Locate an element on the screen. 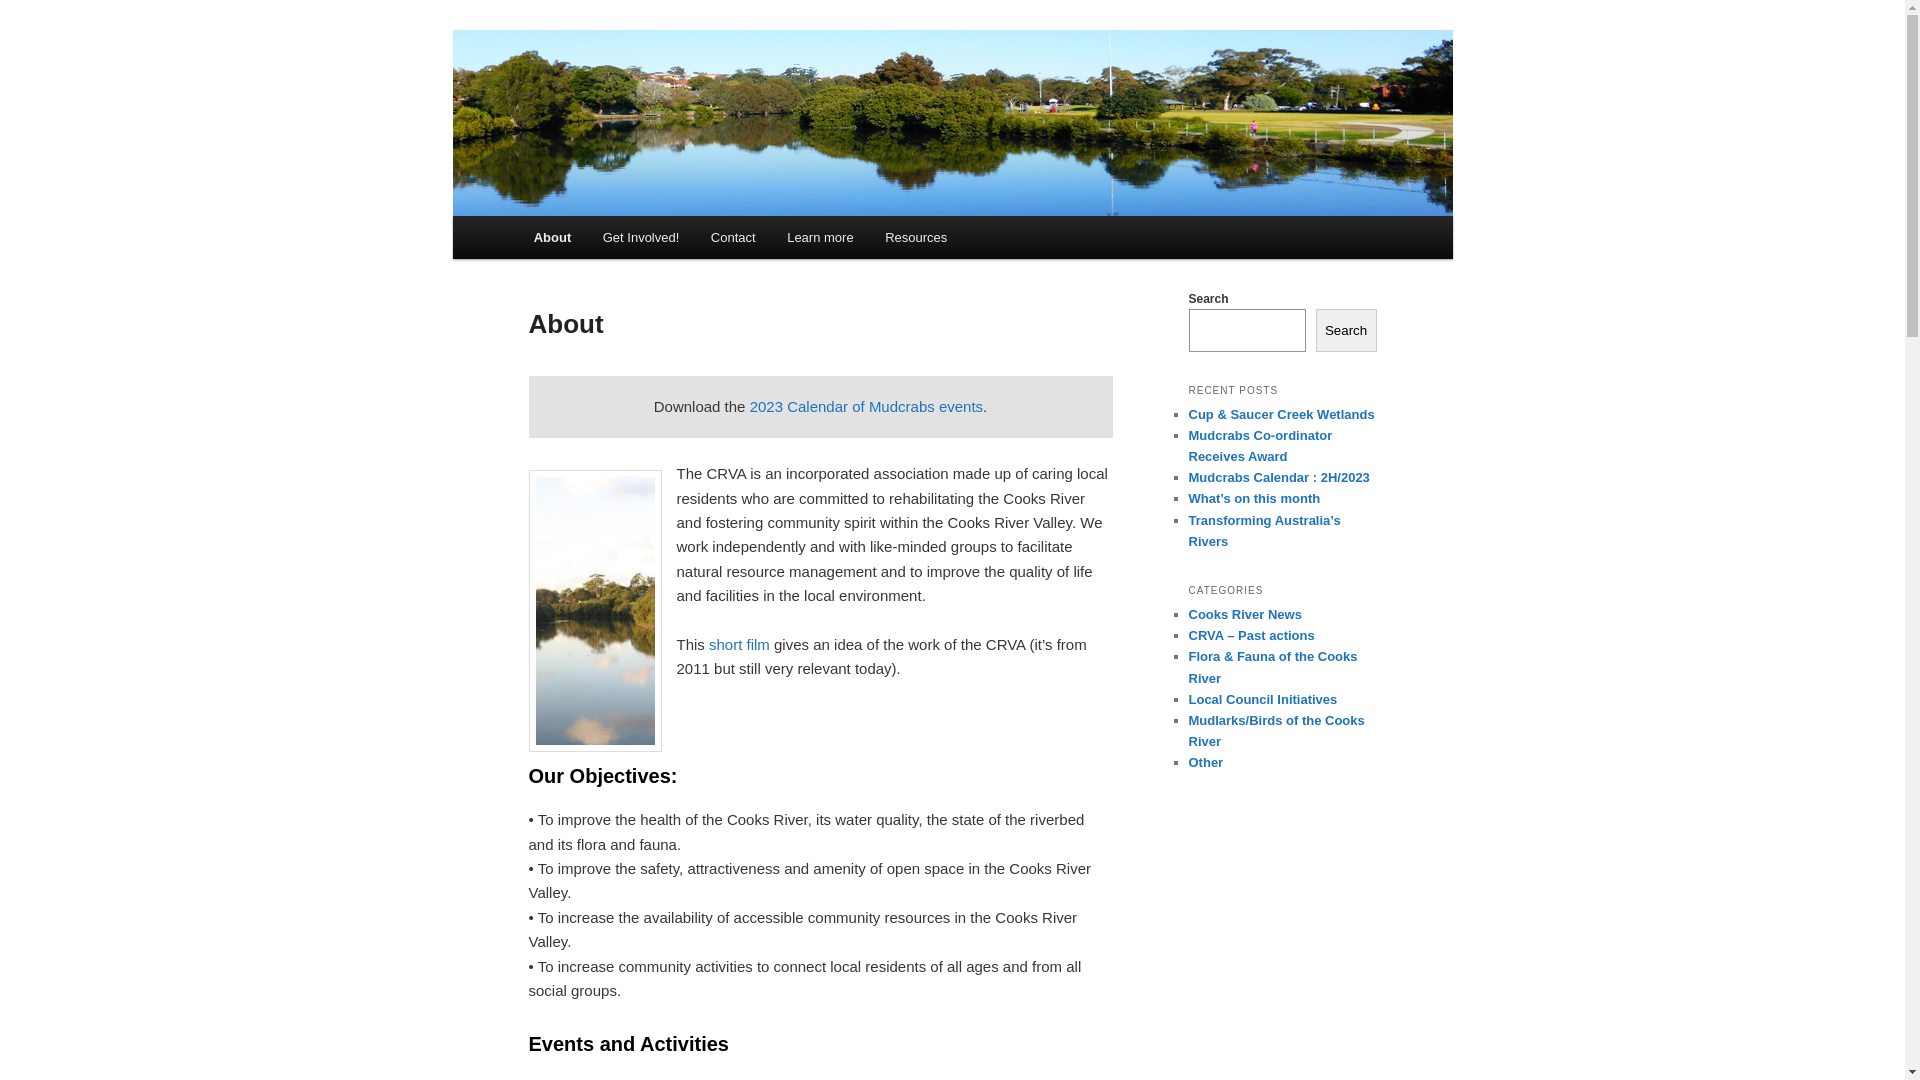 The width and height of the screenshot is (1920, 1080). 'Cup & Saucer Creek Wetlands' is located at coordinates (1281, 413).